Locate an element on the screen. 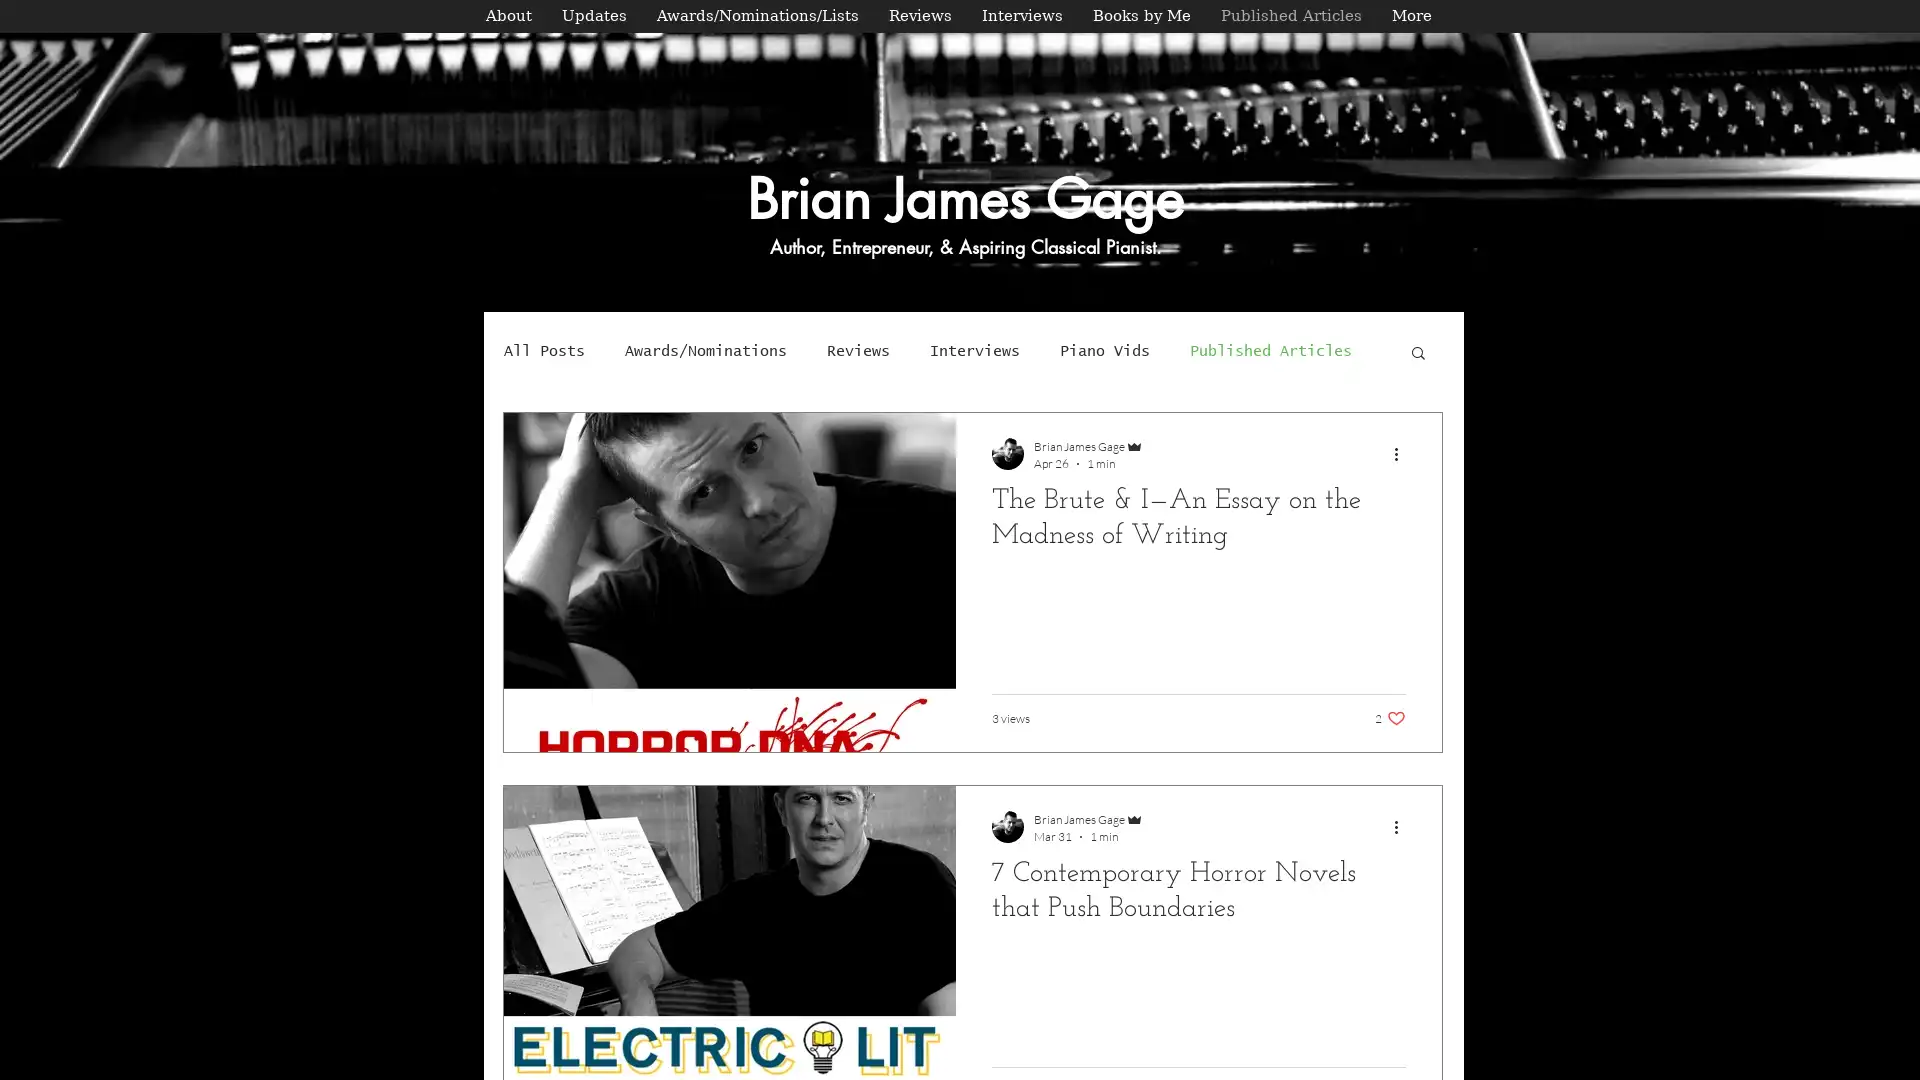 The height and width of the screenshot is (1080, 1920). Piano Vids is located at coordinates (1103, 350).